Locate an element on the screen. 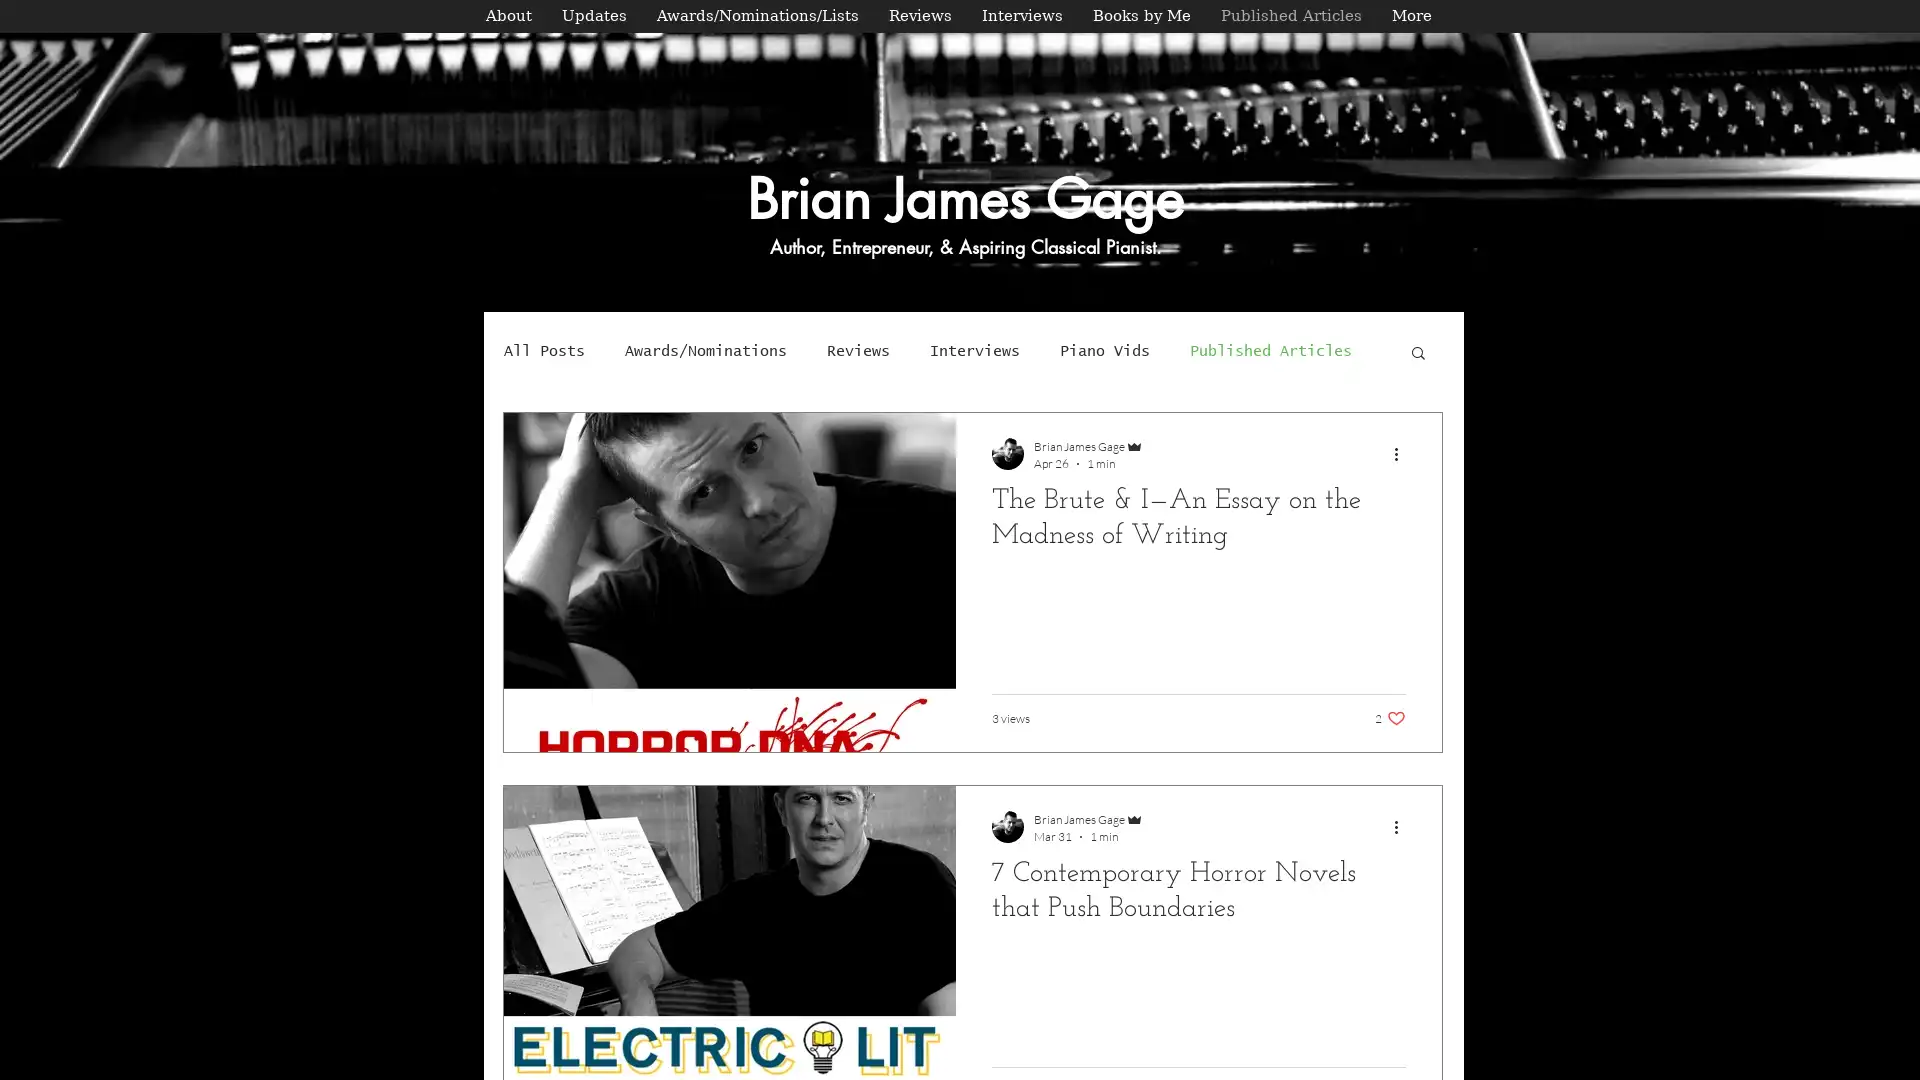 The height and width of the screenshot is (1080, 1920). Piano Vids is located at coordinates (1103, 350).